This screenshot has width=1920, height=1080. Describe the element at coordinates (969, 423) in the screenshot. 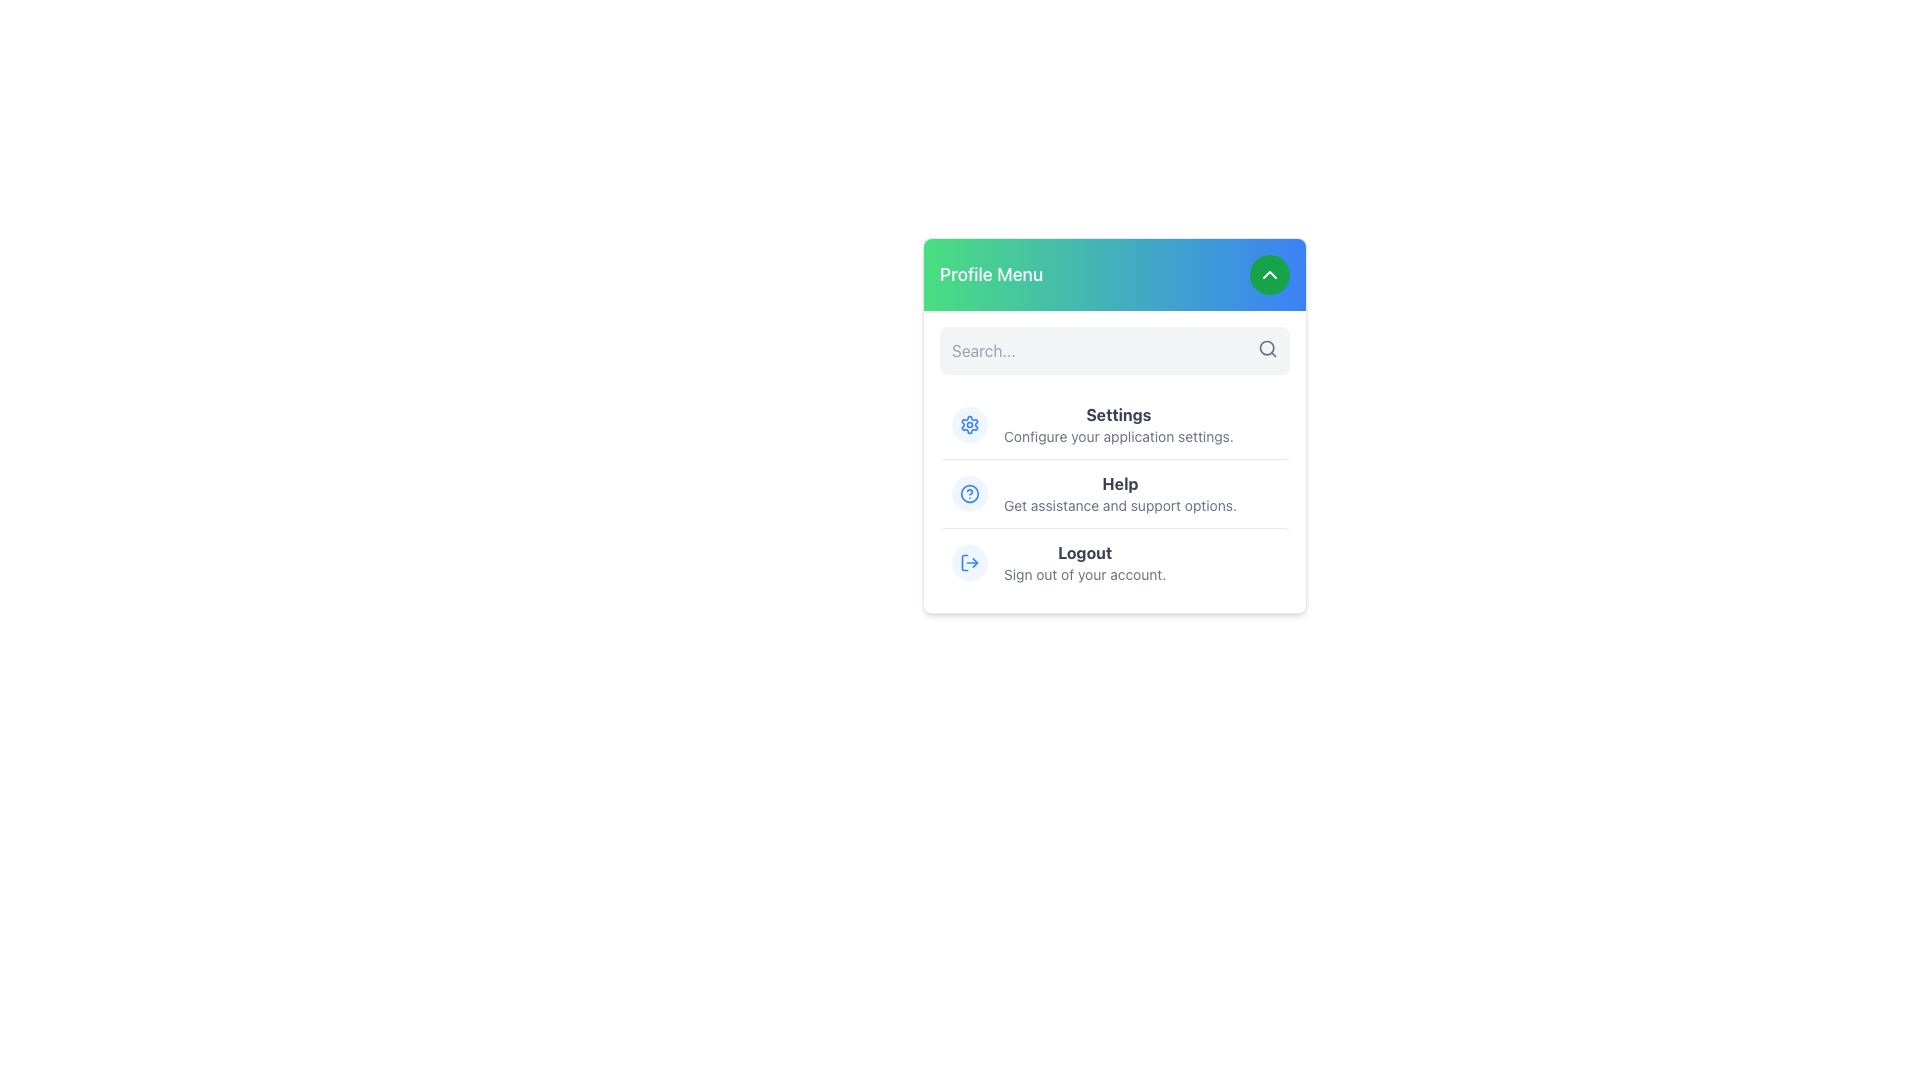

I see `the 'Settings' icon located in the profile menu card` at that location.